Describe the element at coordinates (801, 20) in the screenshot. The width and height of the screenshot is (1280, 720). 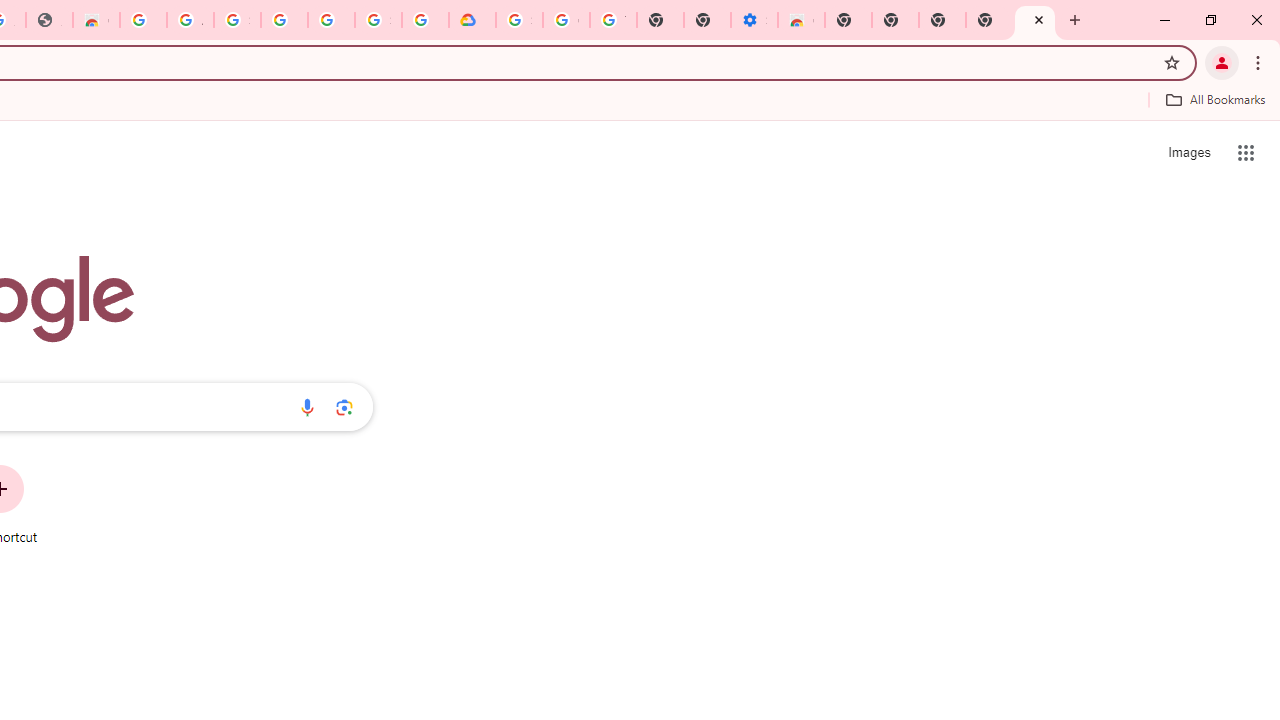
I see `'Chrome Web Store - Accessibility extensions'` at that location.